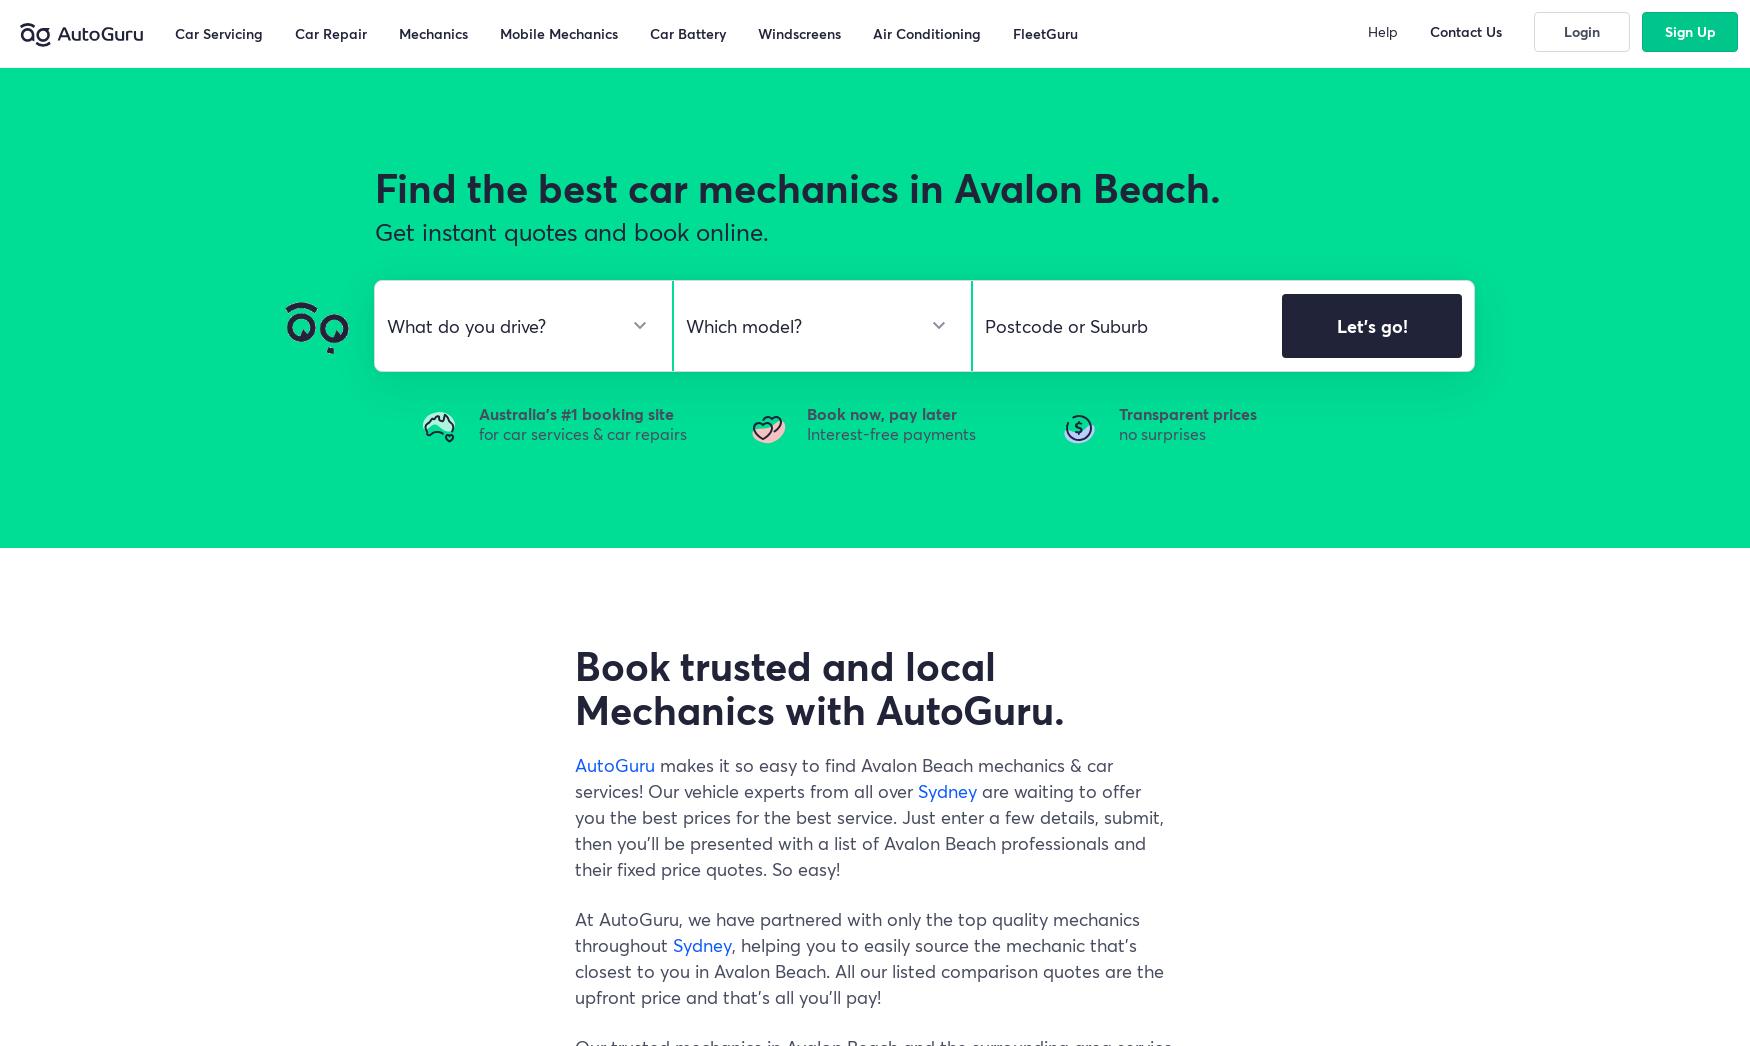  Describe the element at coordinates (1371, 325) in the screenshot. I see `'Let's go!'` at that location.